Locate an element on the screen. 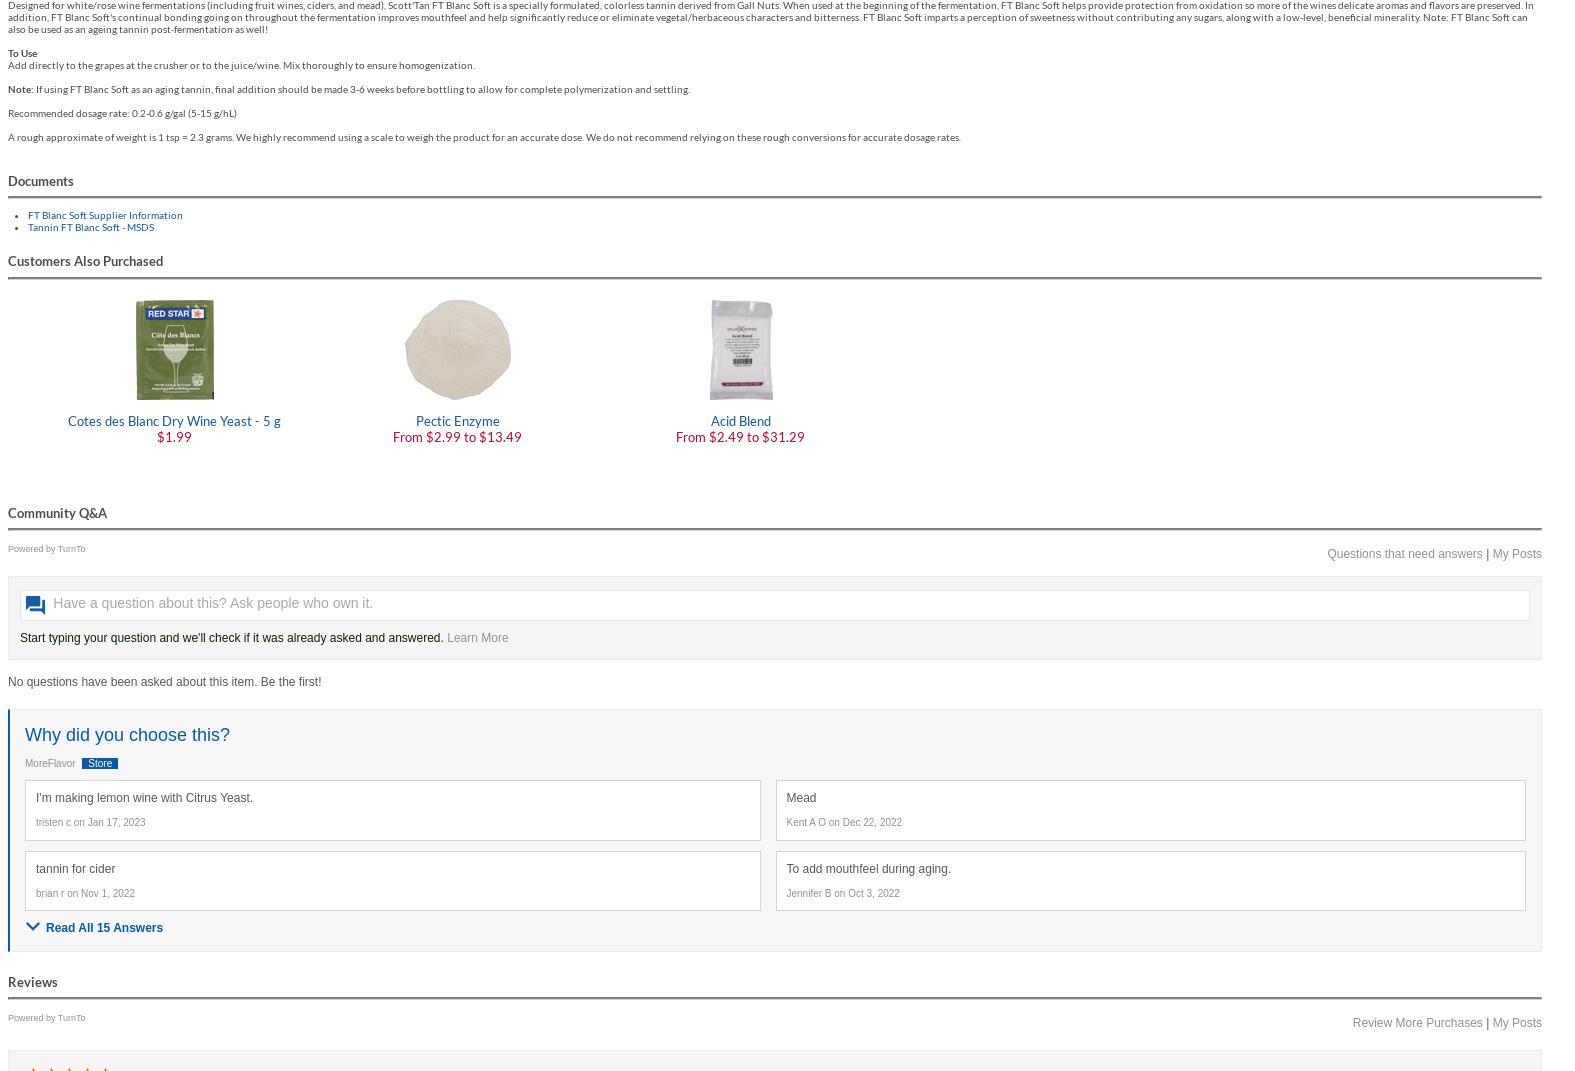 The height and width of the screenshot is (1071, 1575). 'on Nov 1, 2022' is located at coordinates (99, 893).